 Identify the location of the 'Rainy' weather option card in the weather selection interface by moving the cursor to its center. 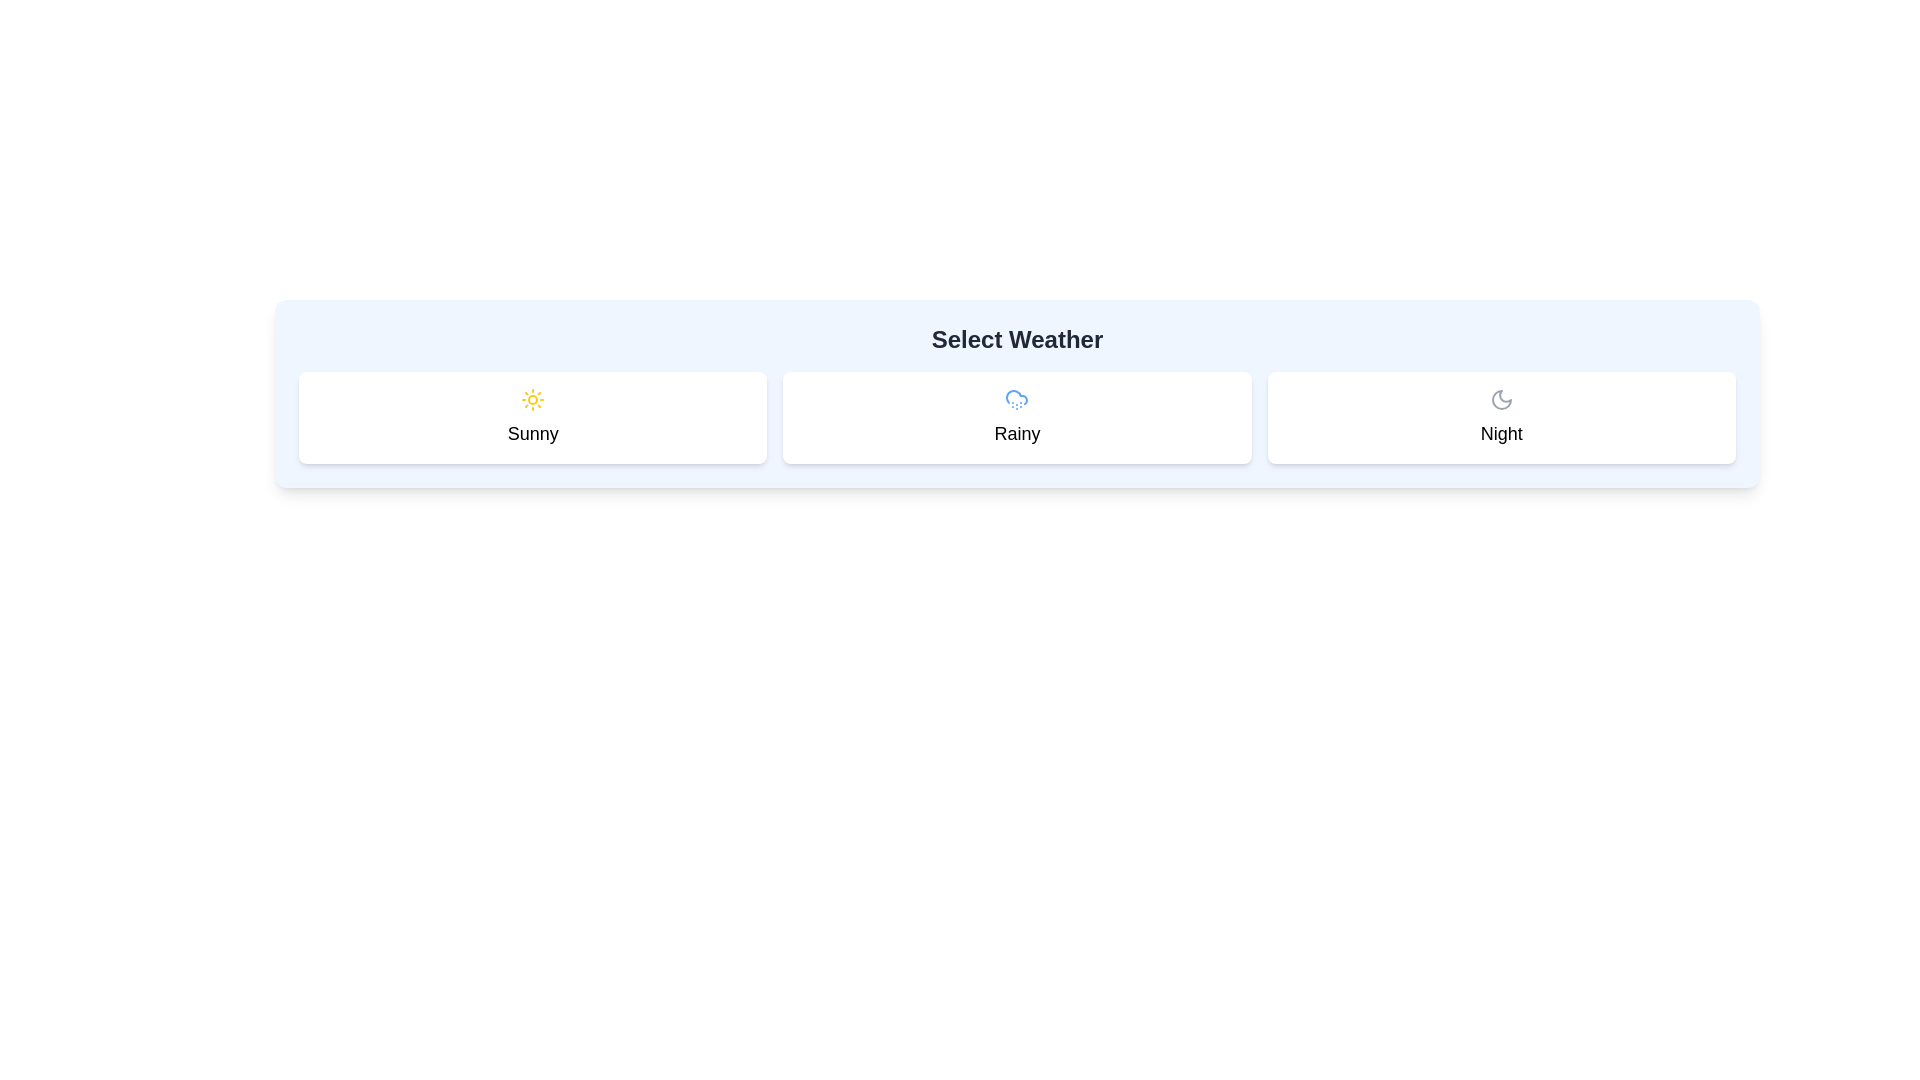
(1017, 416).